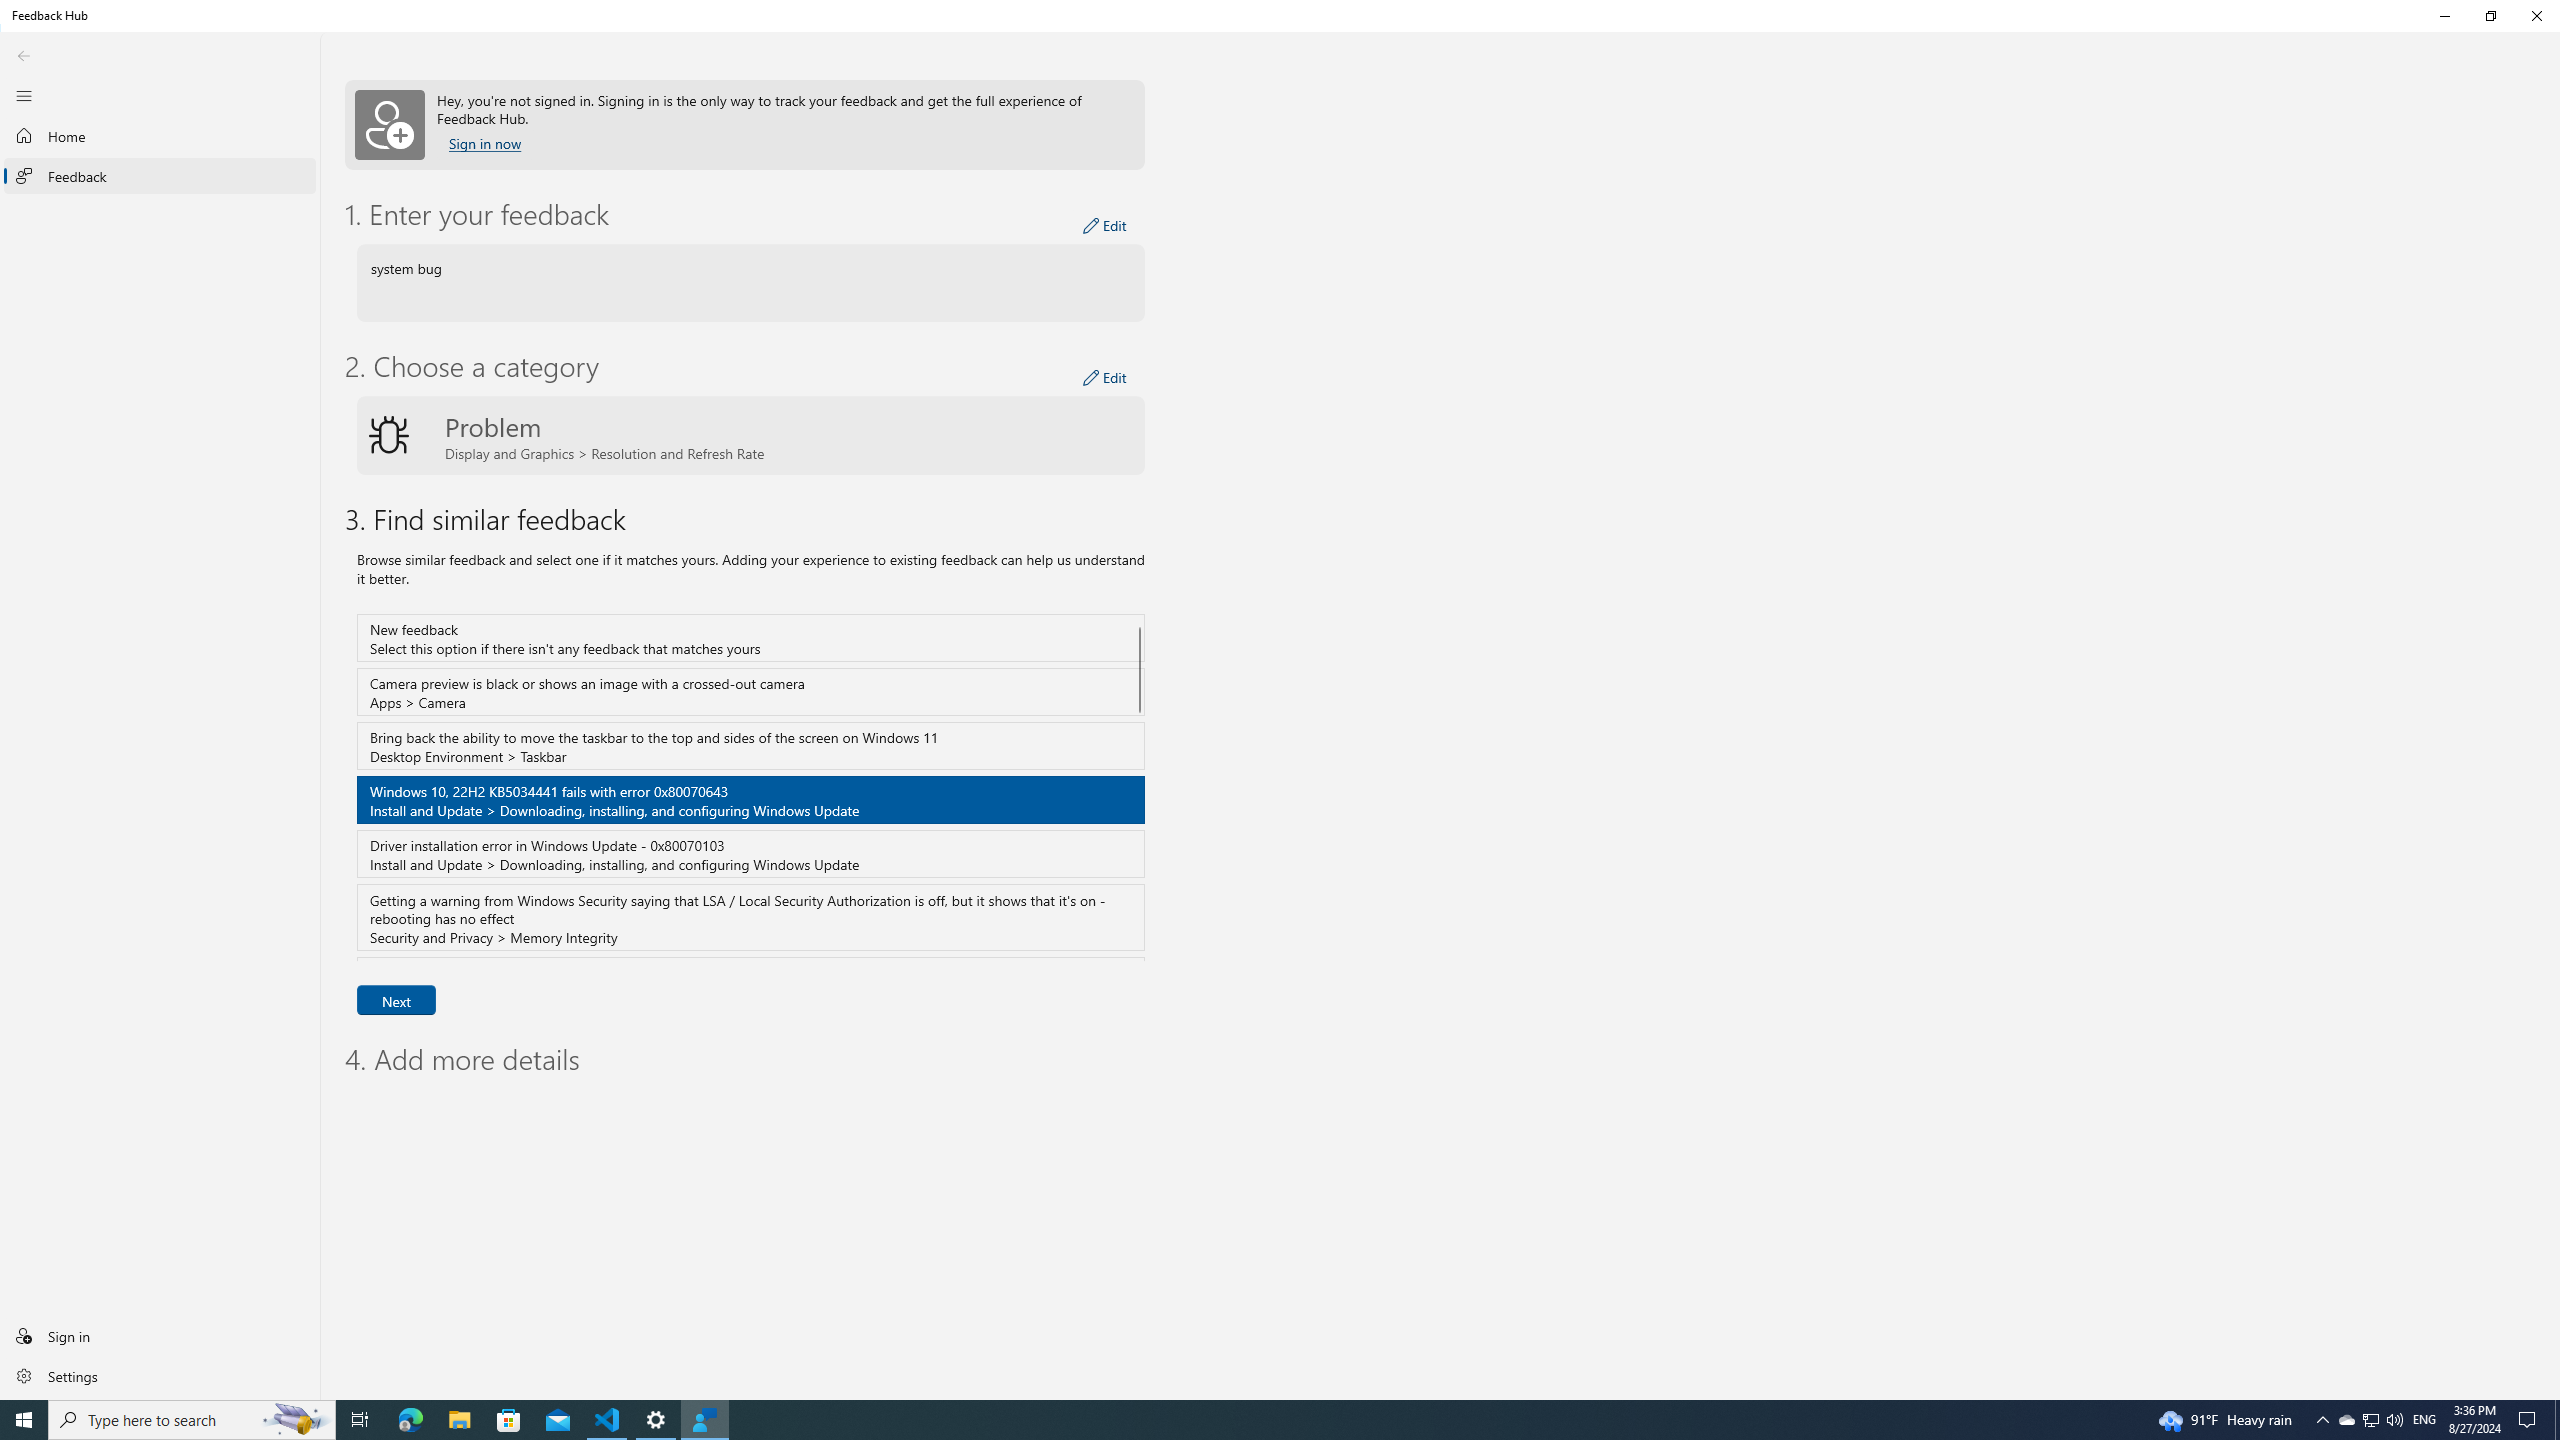 This screenshot has width=2560, height=1440. Describe the element at coordinates (159, 1334) in the screenshot. I see `'Sign in'` at that location.